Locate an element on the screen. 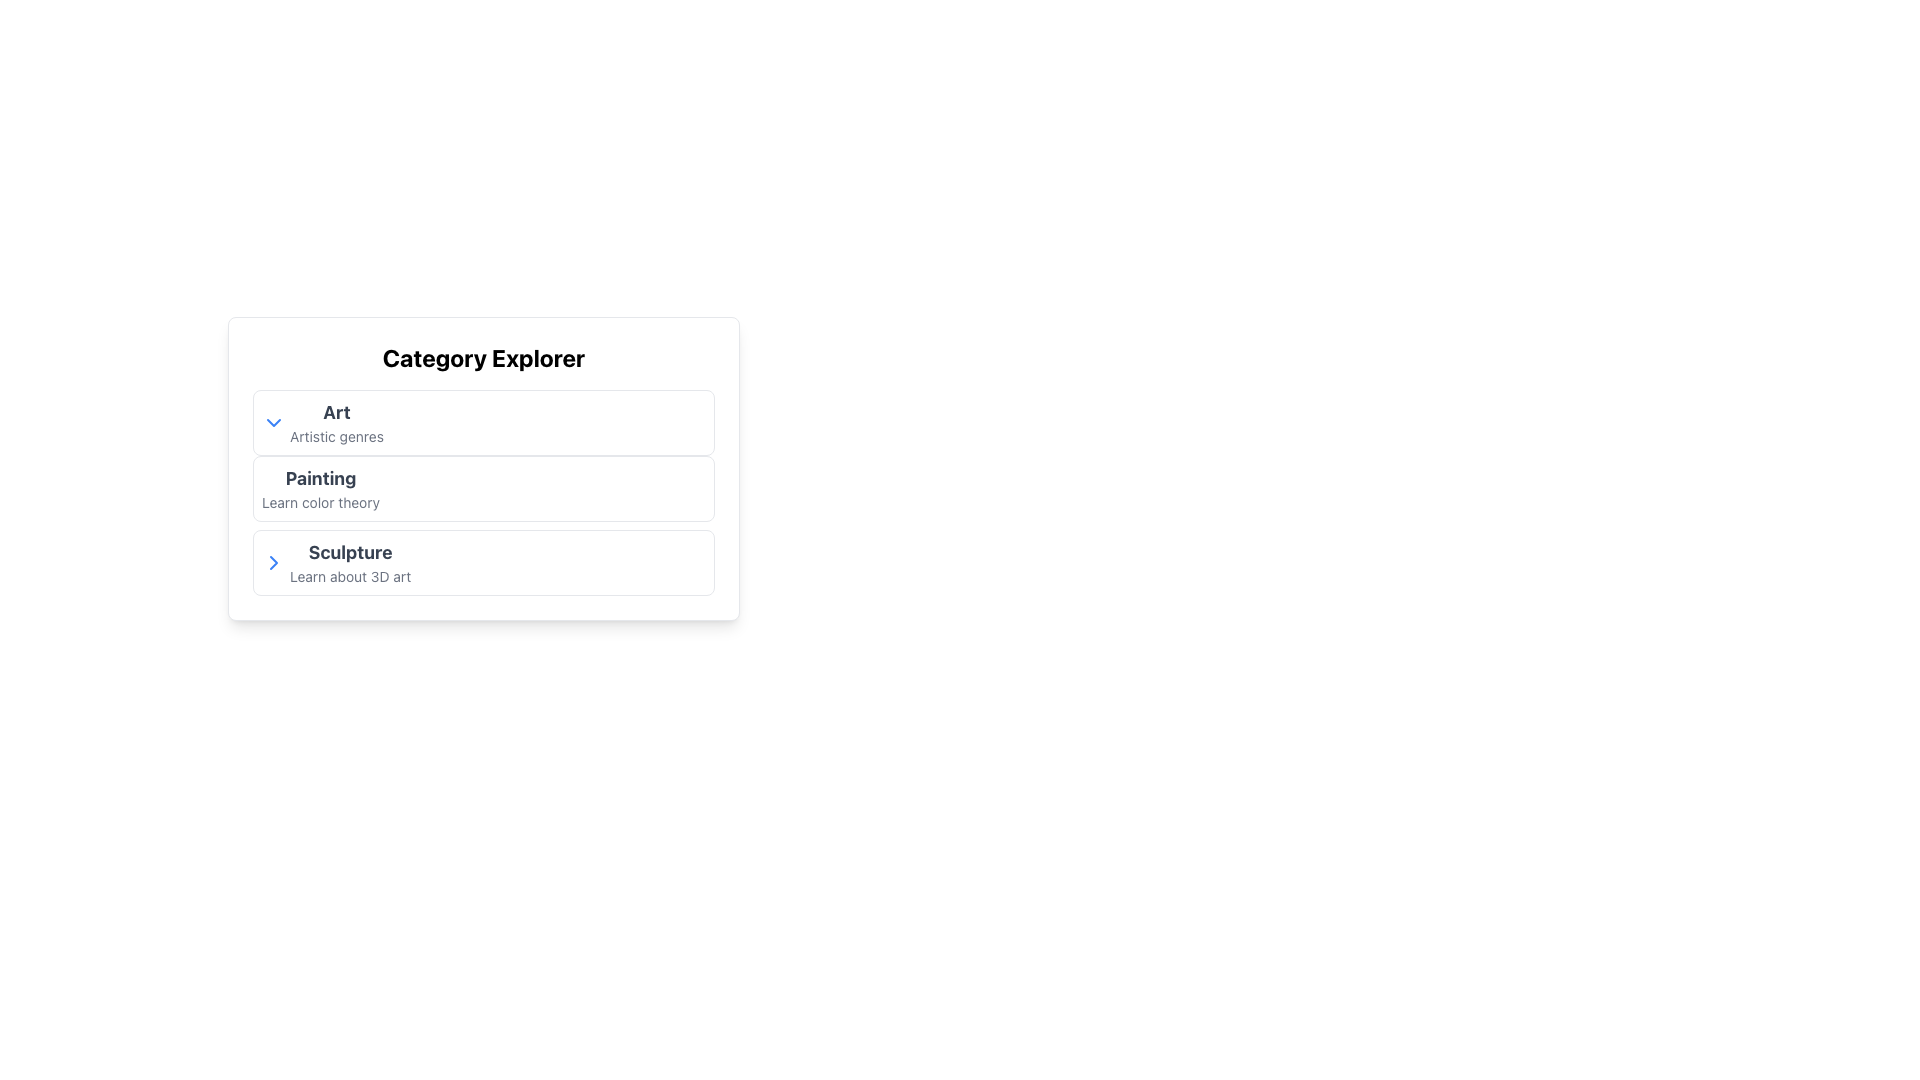 The image size is (1920, 1080). the 'Painting' entry in the 'Category Explorer' section is located at coordinates (484, 469).